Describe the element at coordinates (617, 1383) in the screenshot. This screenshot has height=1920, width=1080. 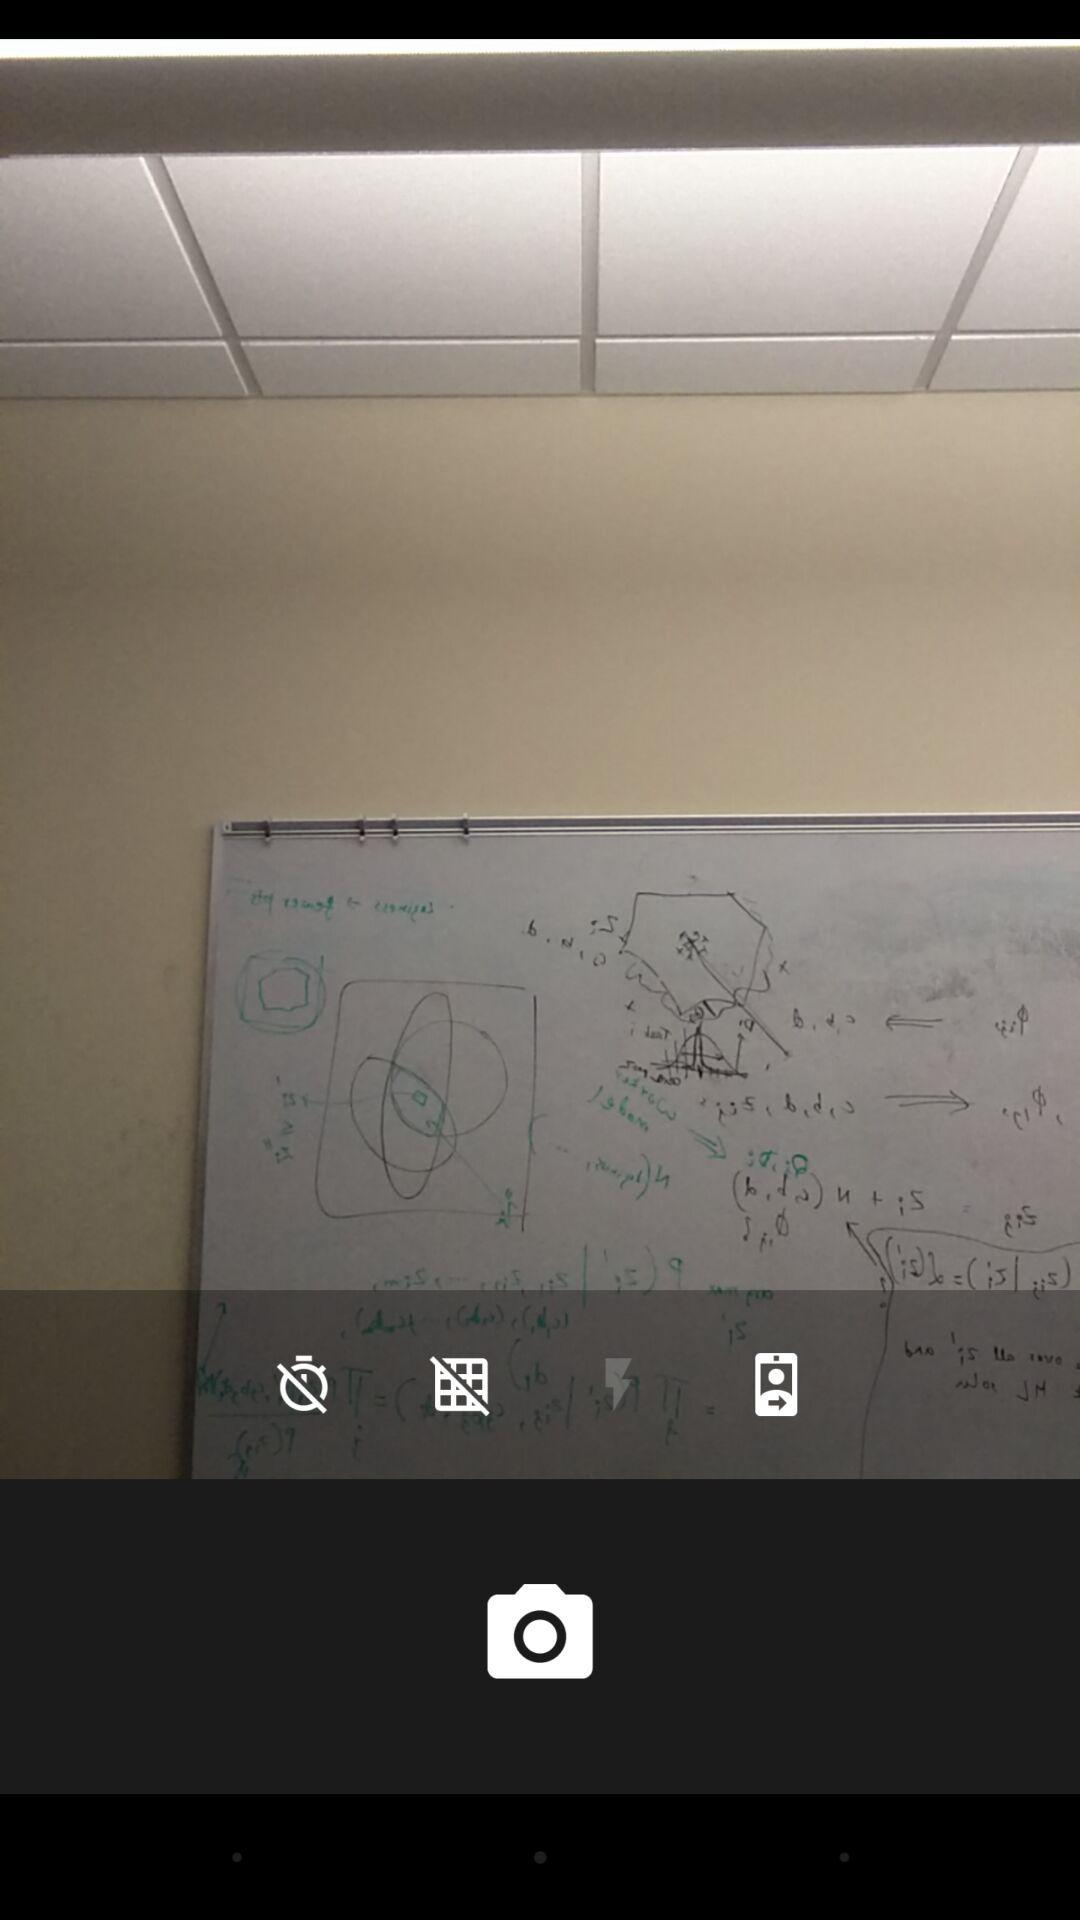
I see `the flash icon` at that location.